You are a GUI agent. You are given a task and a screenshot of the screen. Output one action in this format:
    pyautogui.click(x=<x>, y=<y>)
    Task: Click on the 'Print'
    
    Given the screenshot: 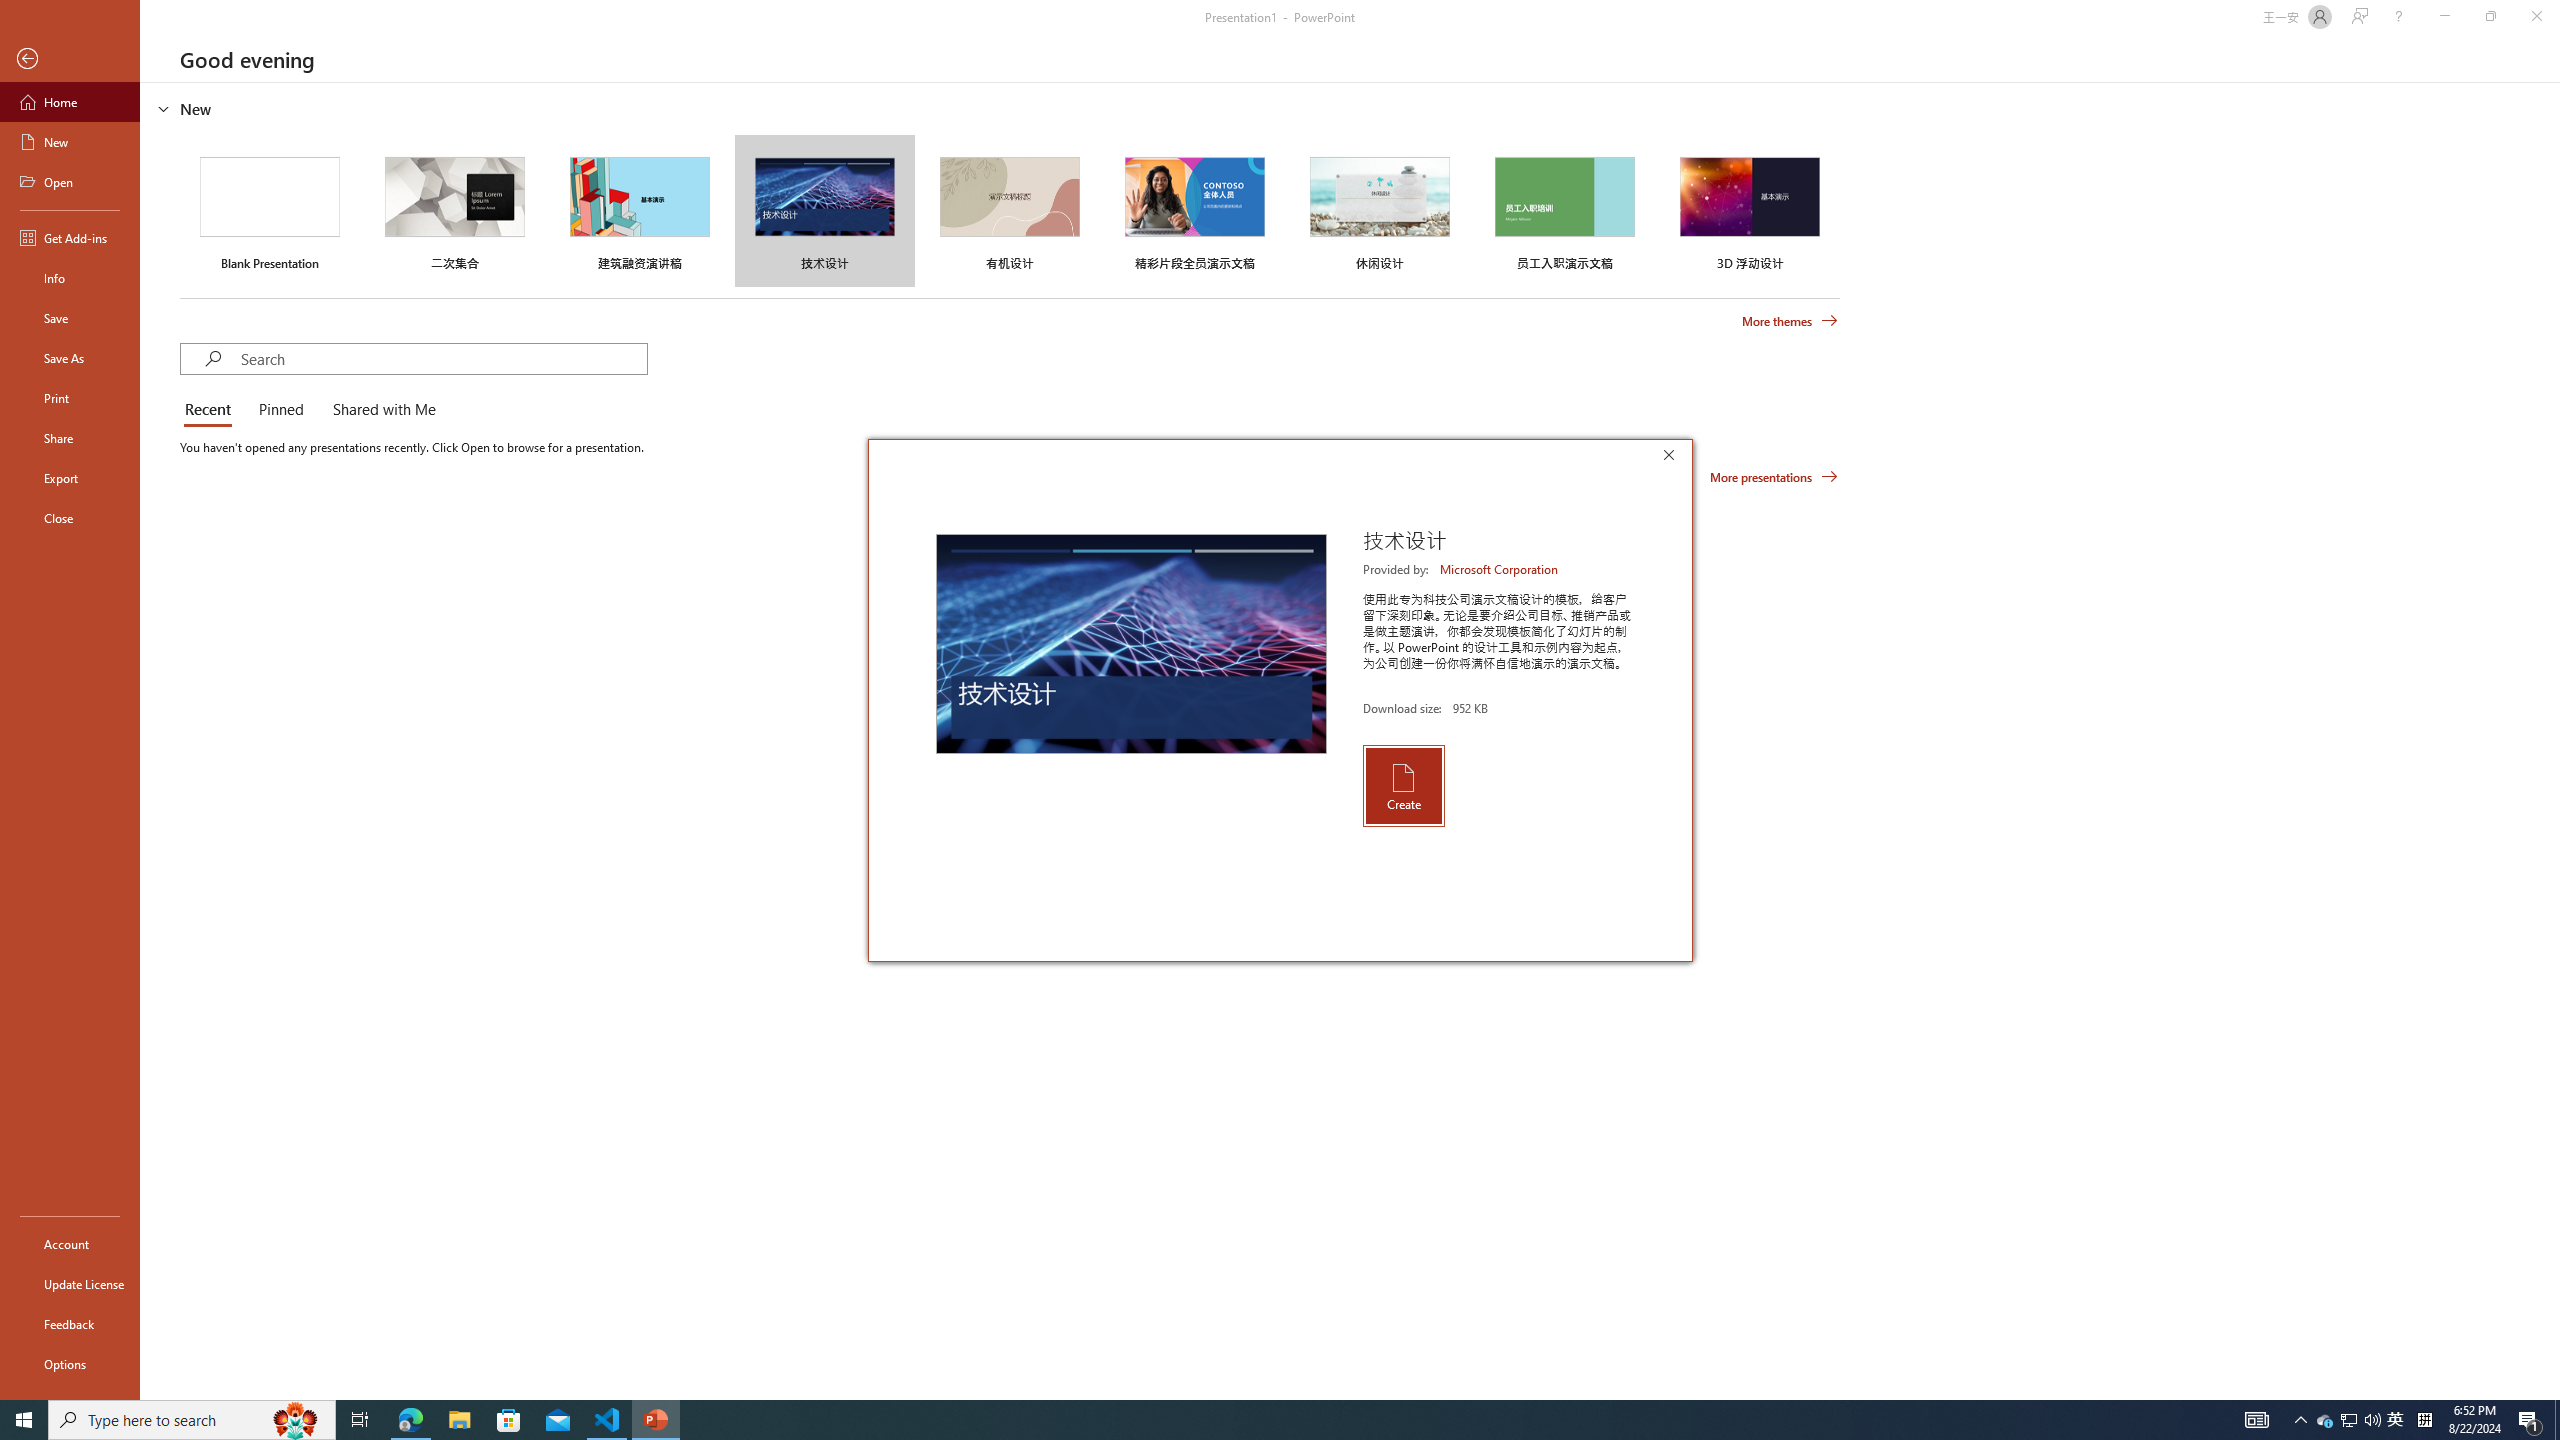 What is the action you would take?
    pyautogui.click(x=69, y=397)
    